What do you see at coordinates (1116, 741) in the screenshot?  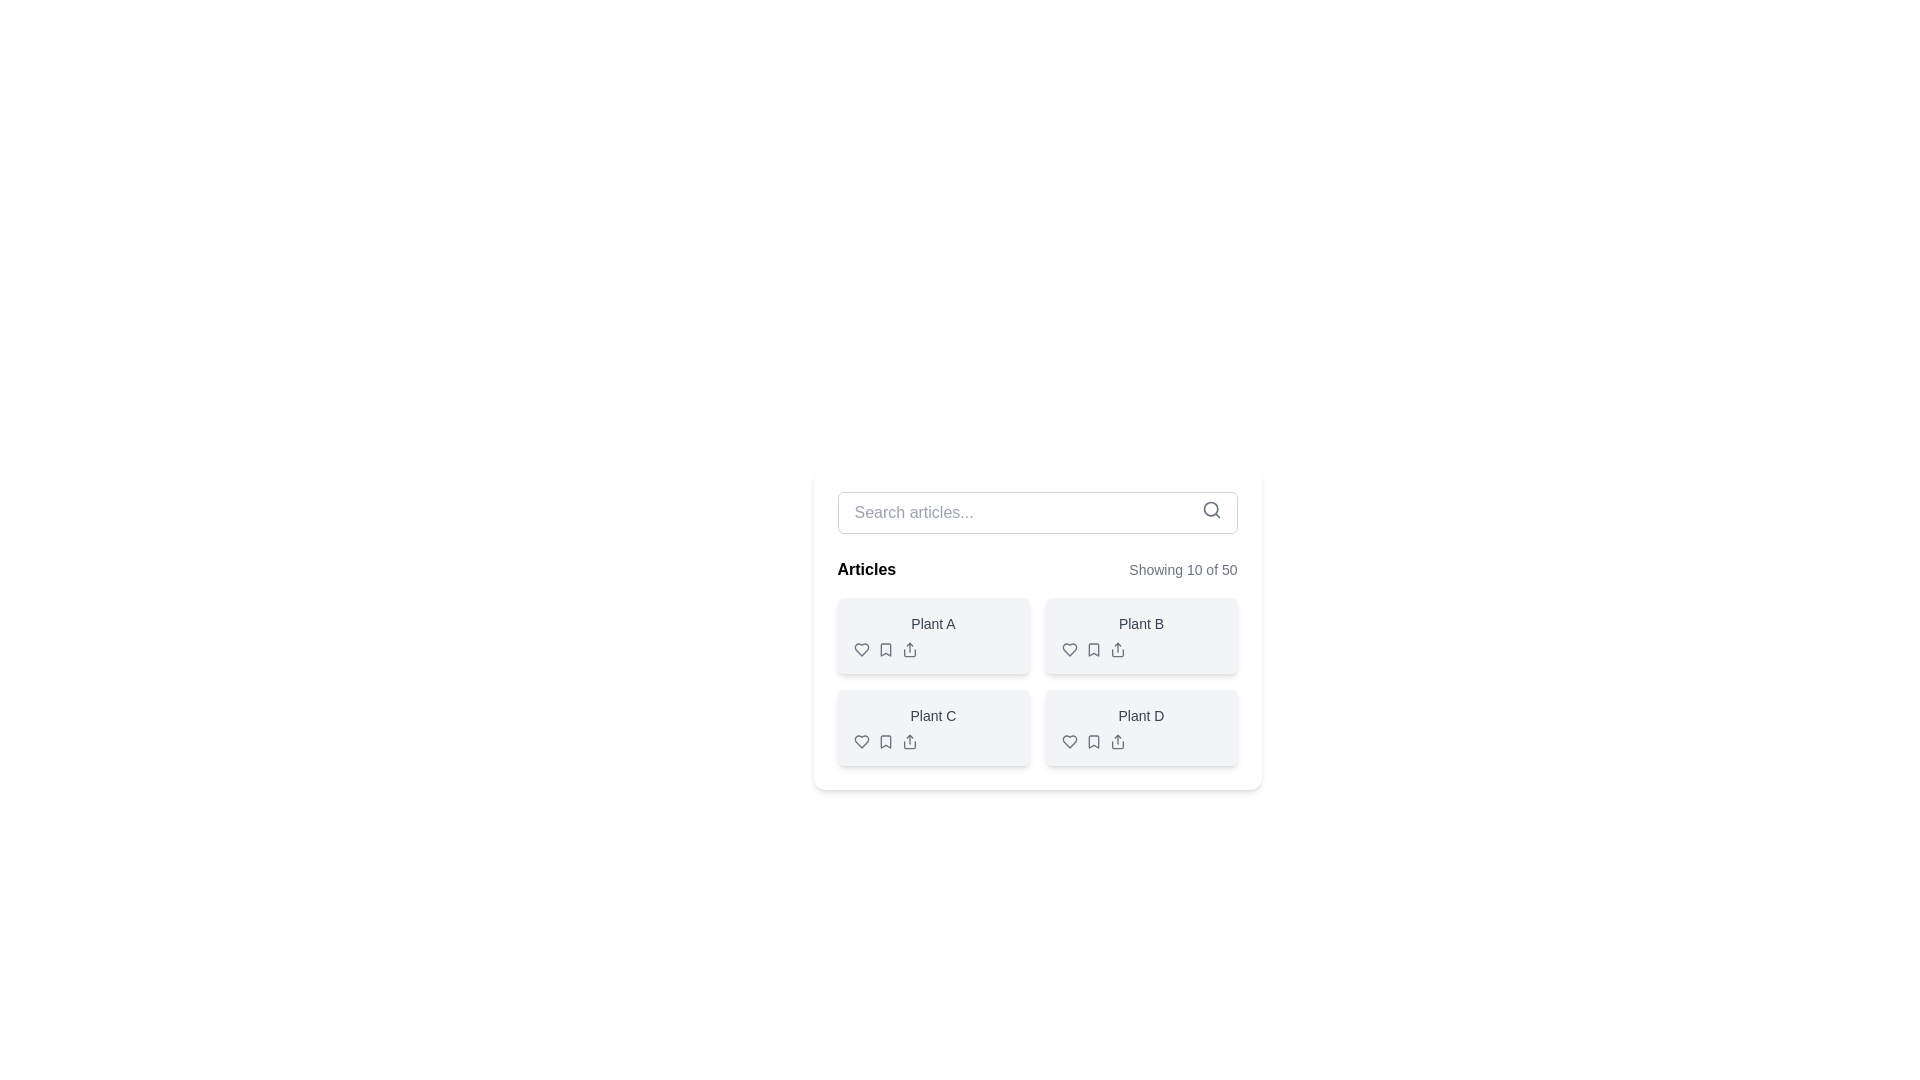 I see `the share icon button located beneath the 'Plant D' card, which is the third icon from the left in the lower-right section of the article listings` at bounding box center [1116, 741].